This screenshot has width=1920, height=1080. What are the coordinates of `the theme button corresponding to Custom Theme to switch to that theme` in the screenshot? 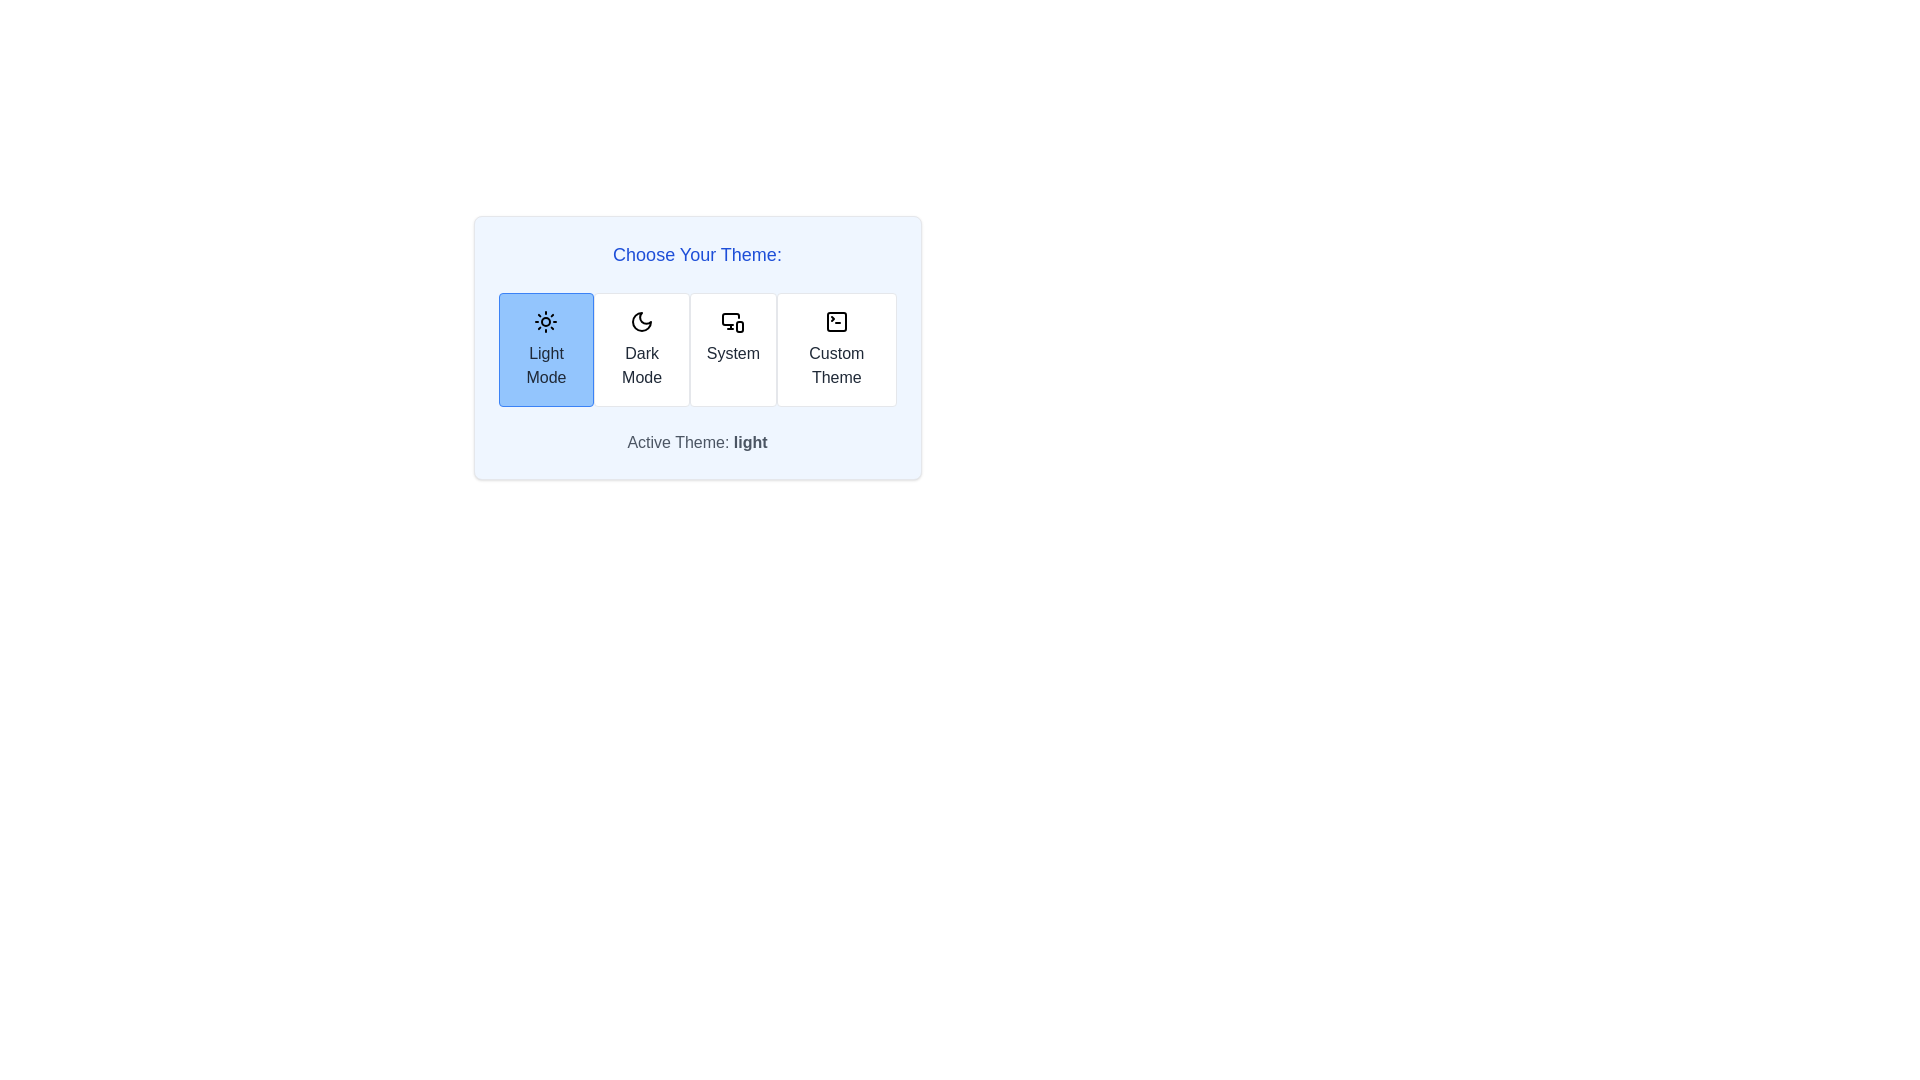 It's located at (835, 349).